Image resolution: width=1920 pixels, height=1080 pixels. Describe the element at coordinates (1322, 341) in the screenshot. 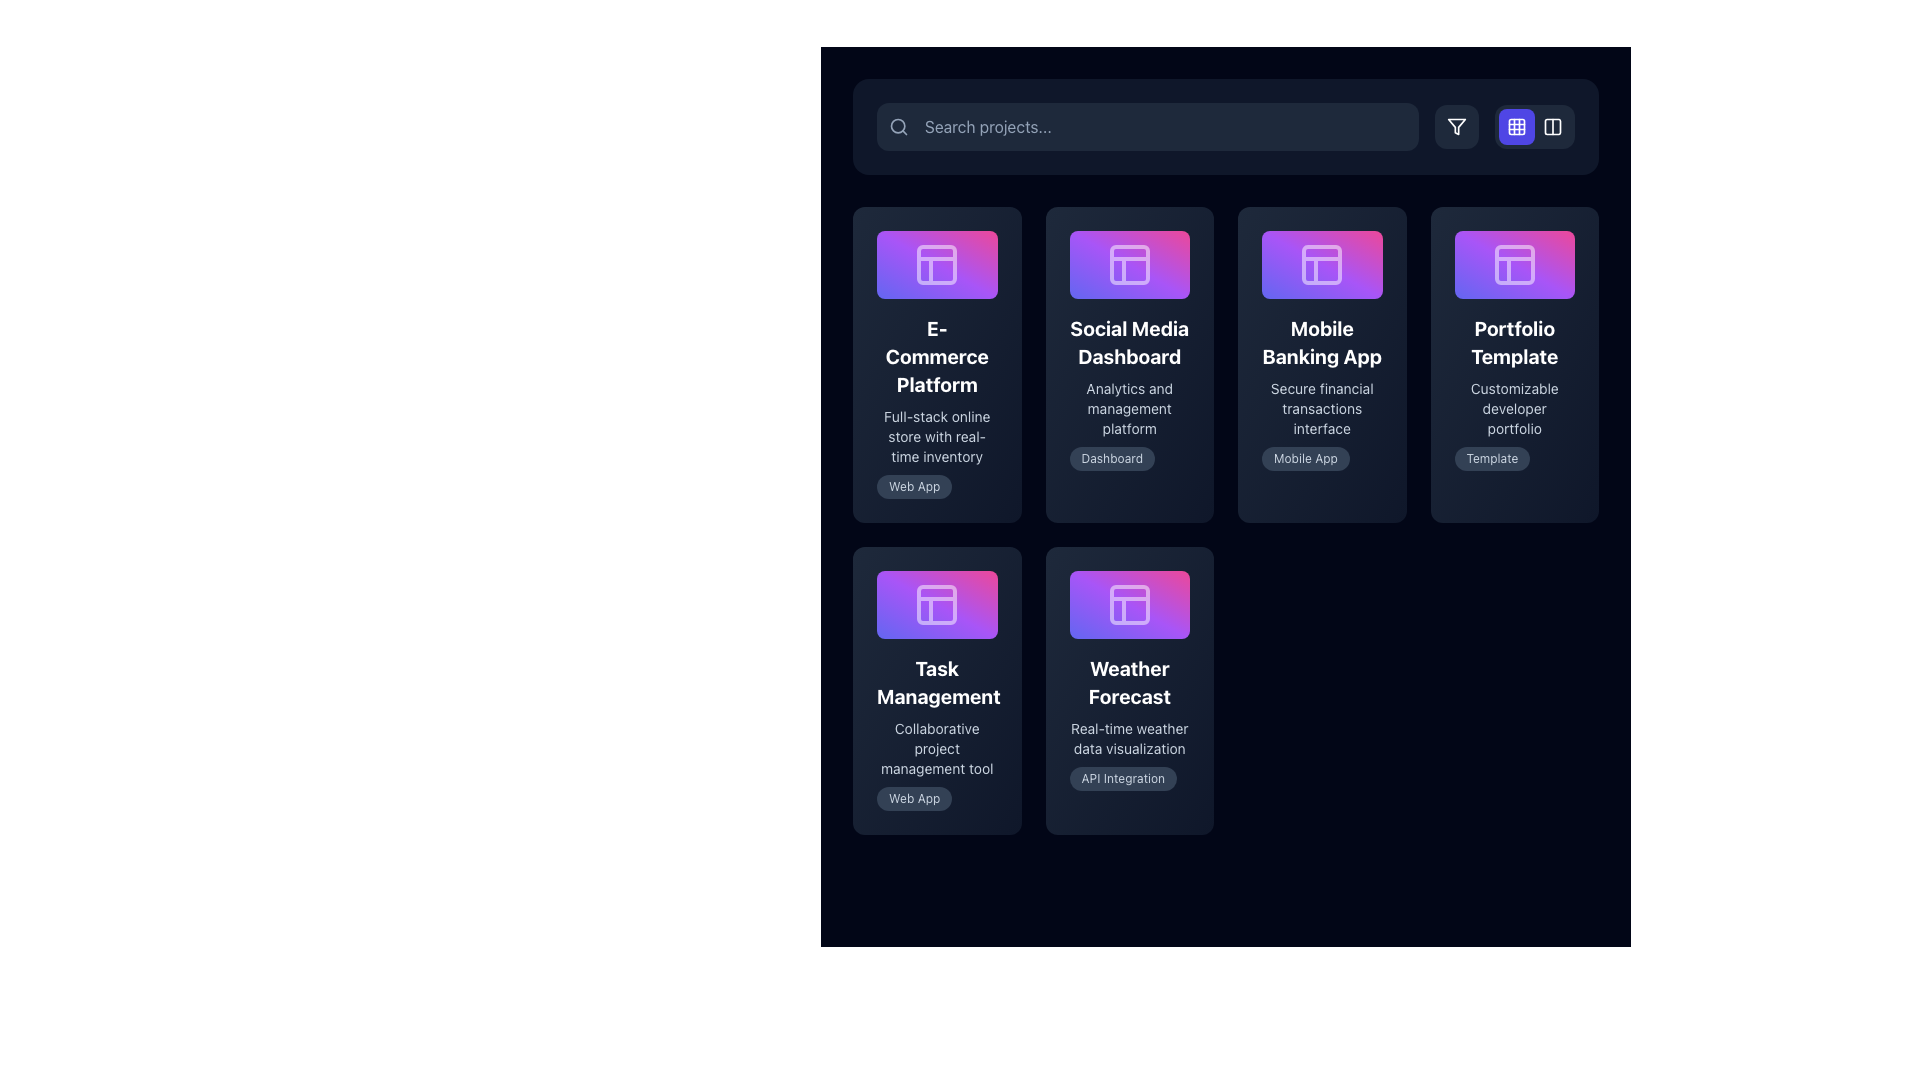

I see `the Text Label that serves as a title or heading for the card in the top row, third column of a 2x3 grid layout` at that location.